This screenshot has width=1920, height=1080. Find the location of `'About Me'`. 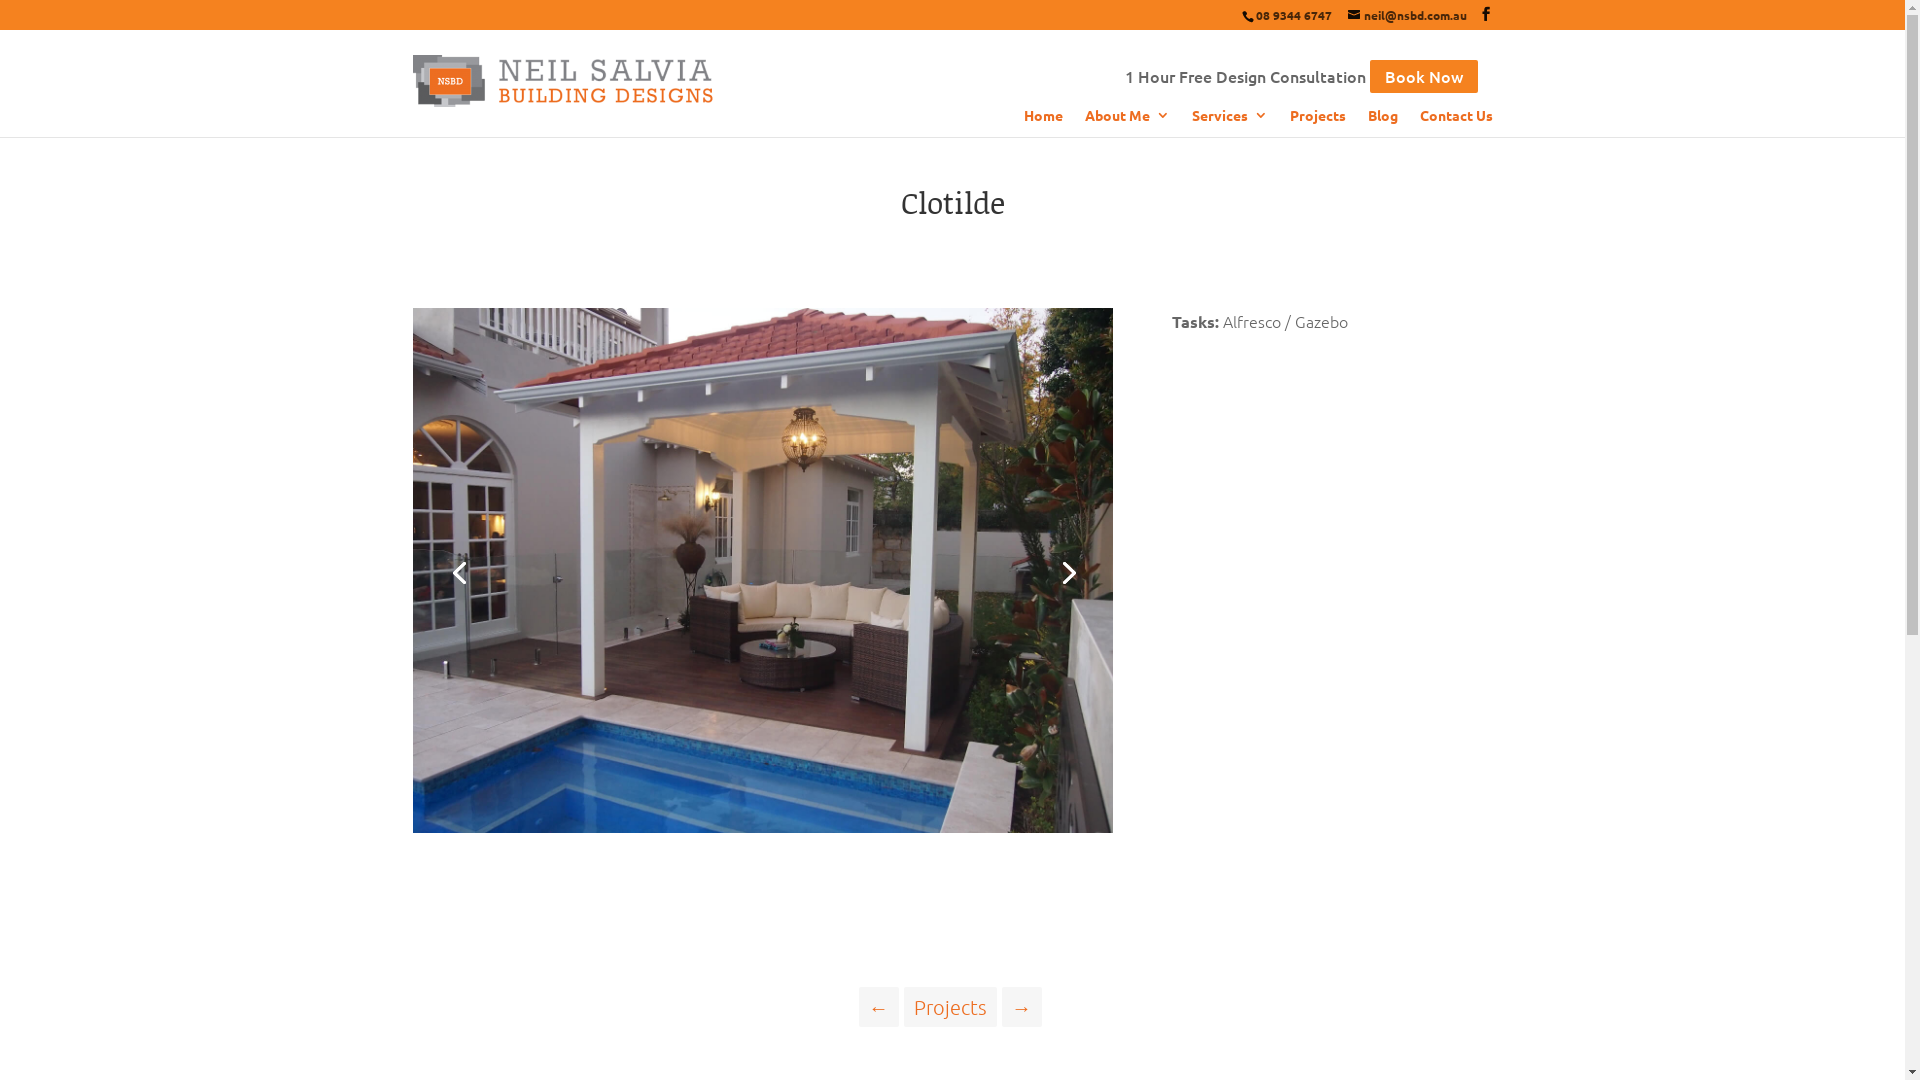

'About Me' is located at coordinates (1126, 122).